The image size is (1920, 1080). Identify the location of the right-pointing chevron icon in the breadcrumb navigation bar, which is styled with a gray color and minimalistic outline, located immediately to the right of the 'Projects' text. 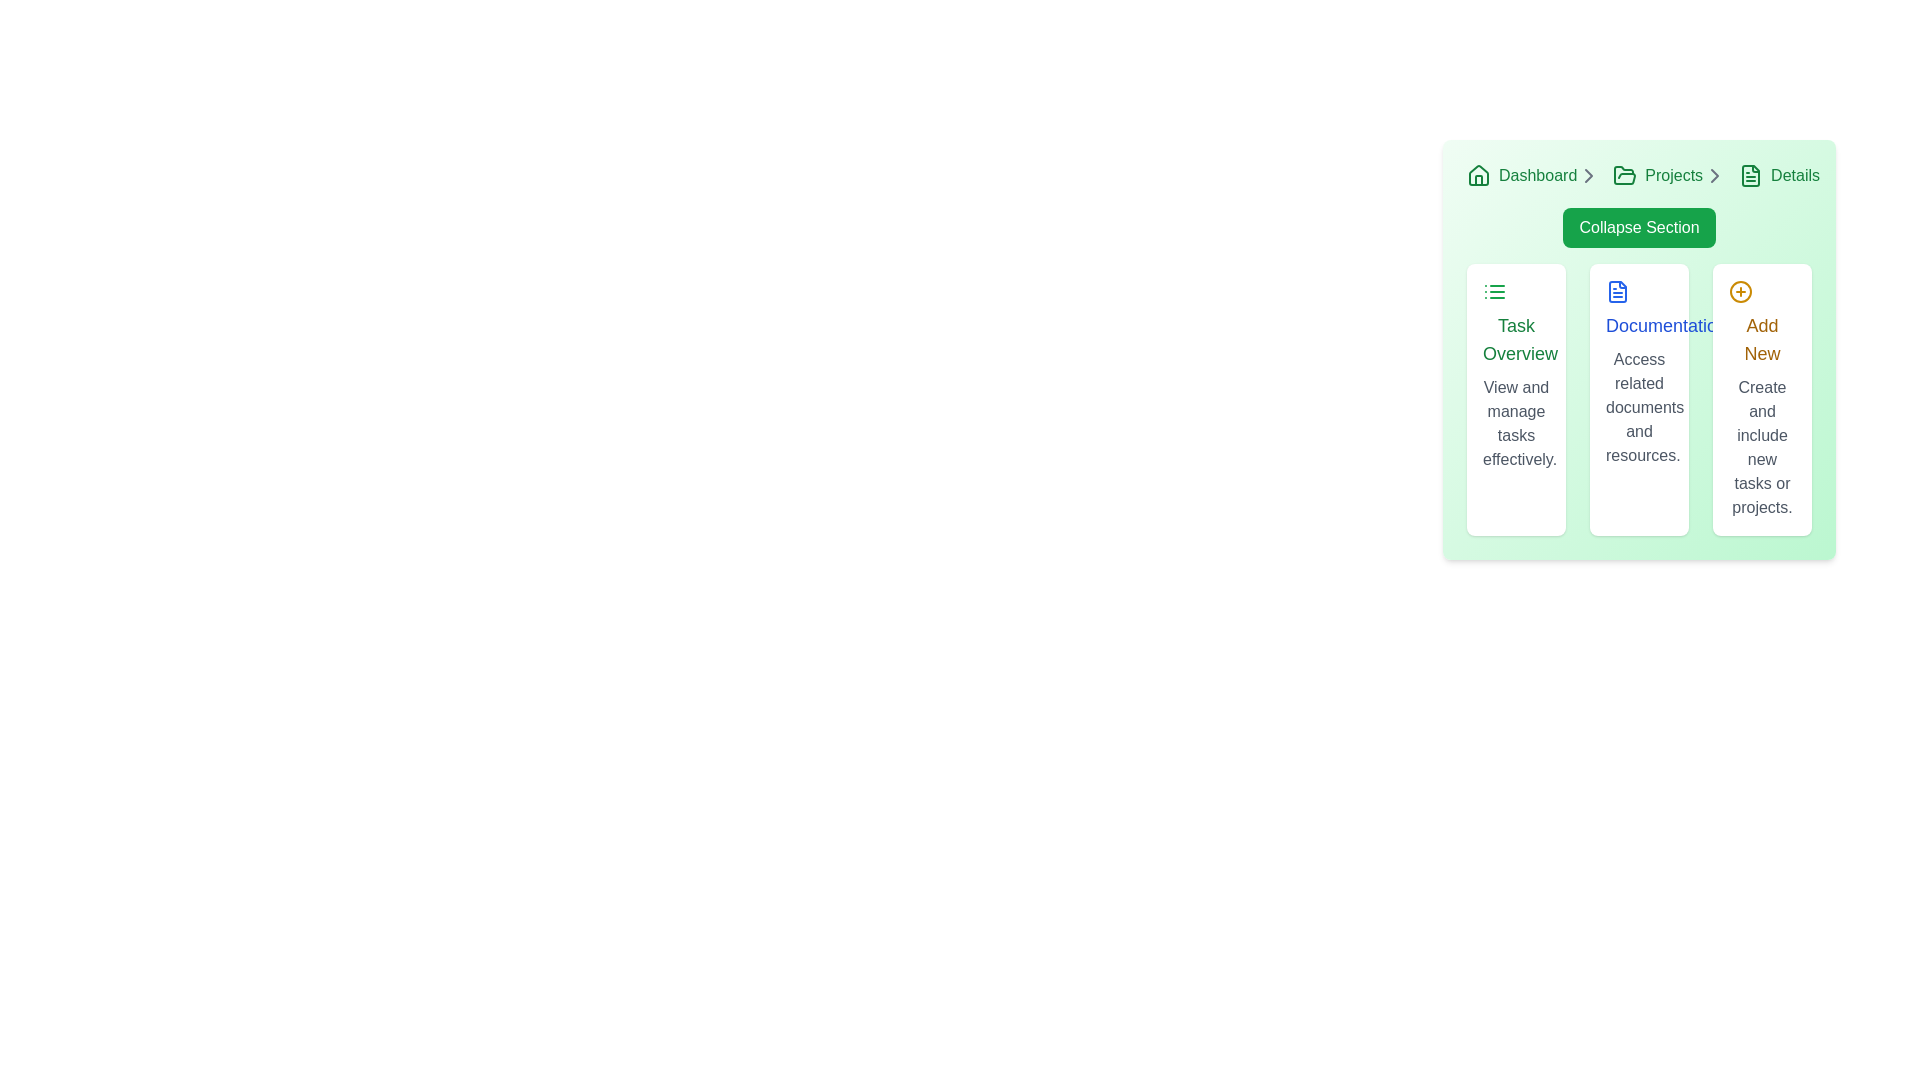
(1714, 175).